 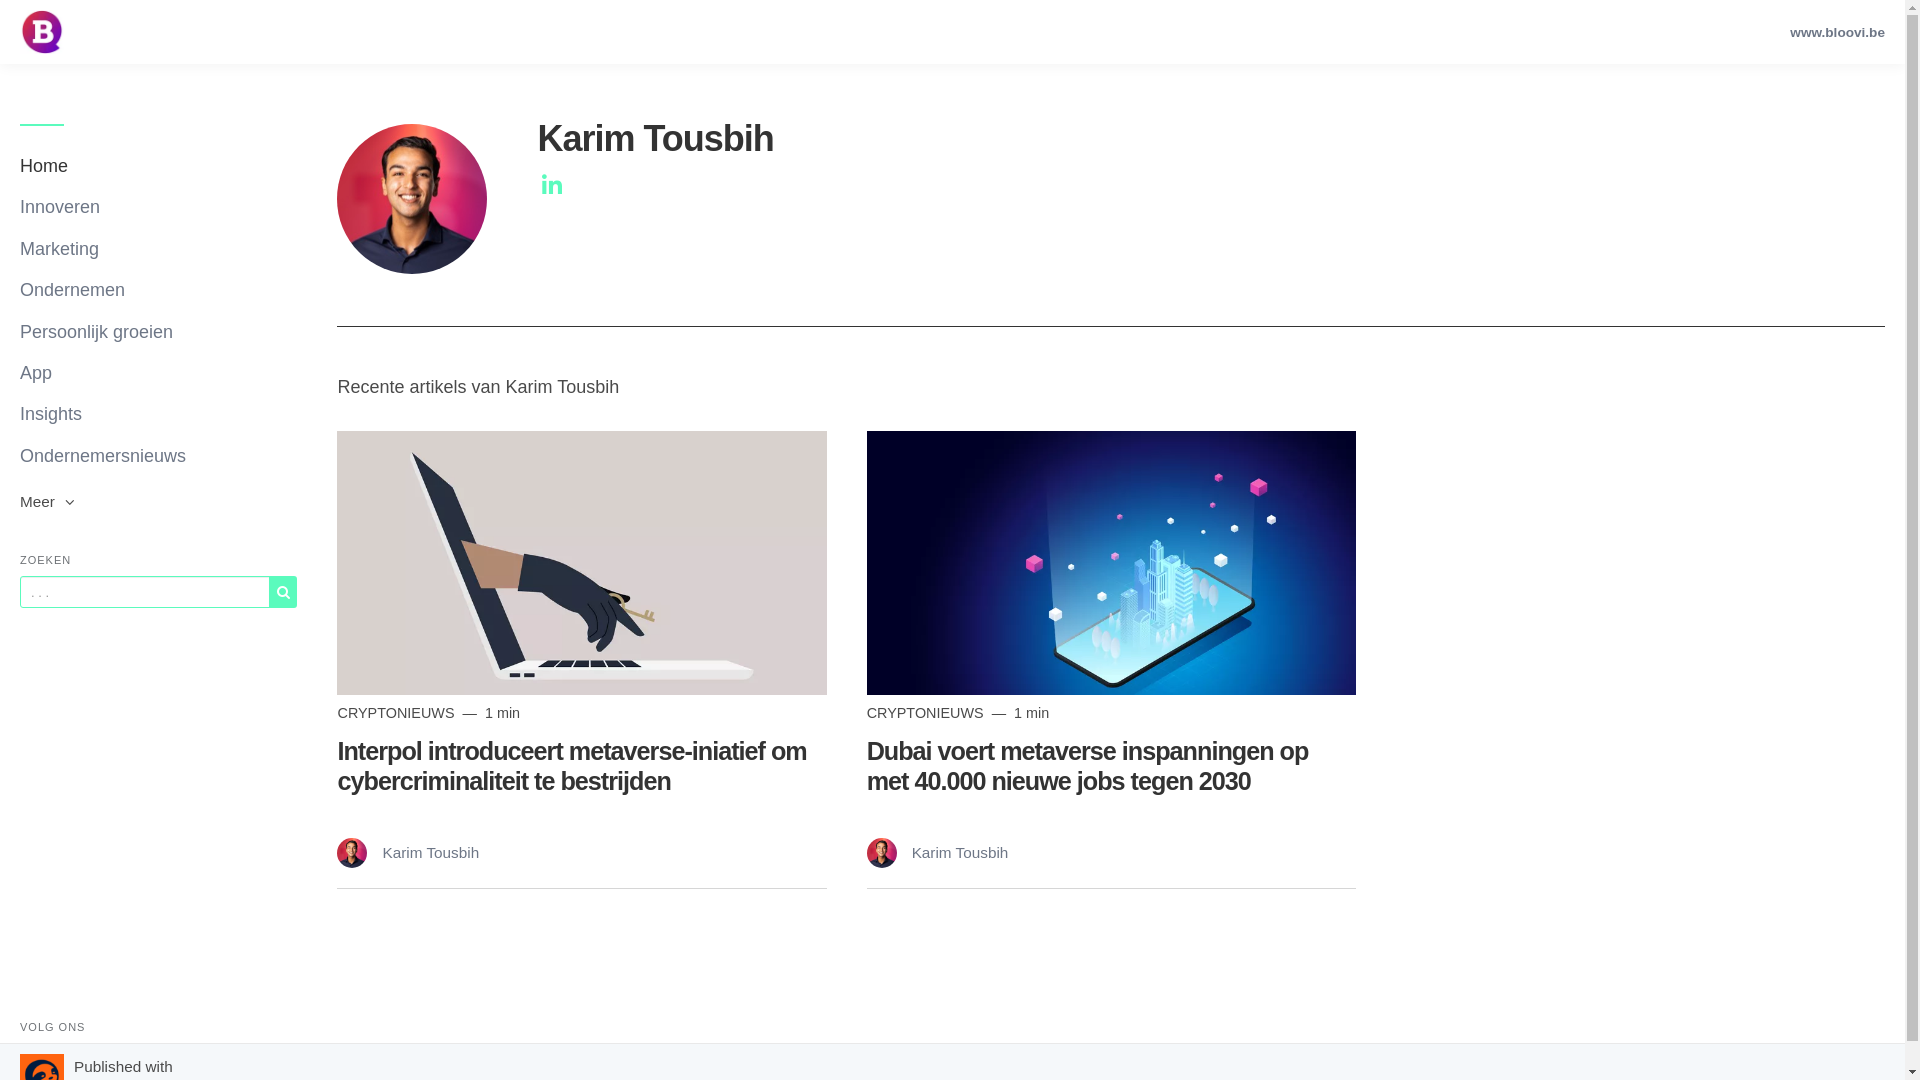 I want to click on 'Insights', so click(x=19, y=413).